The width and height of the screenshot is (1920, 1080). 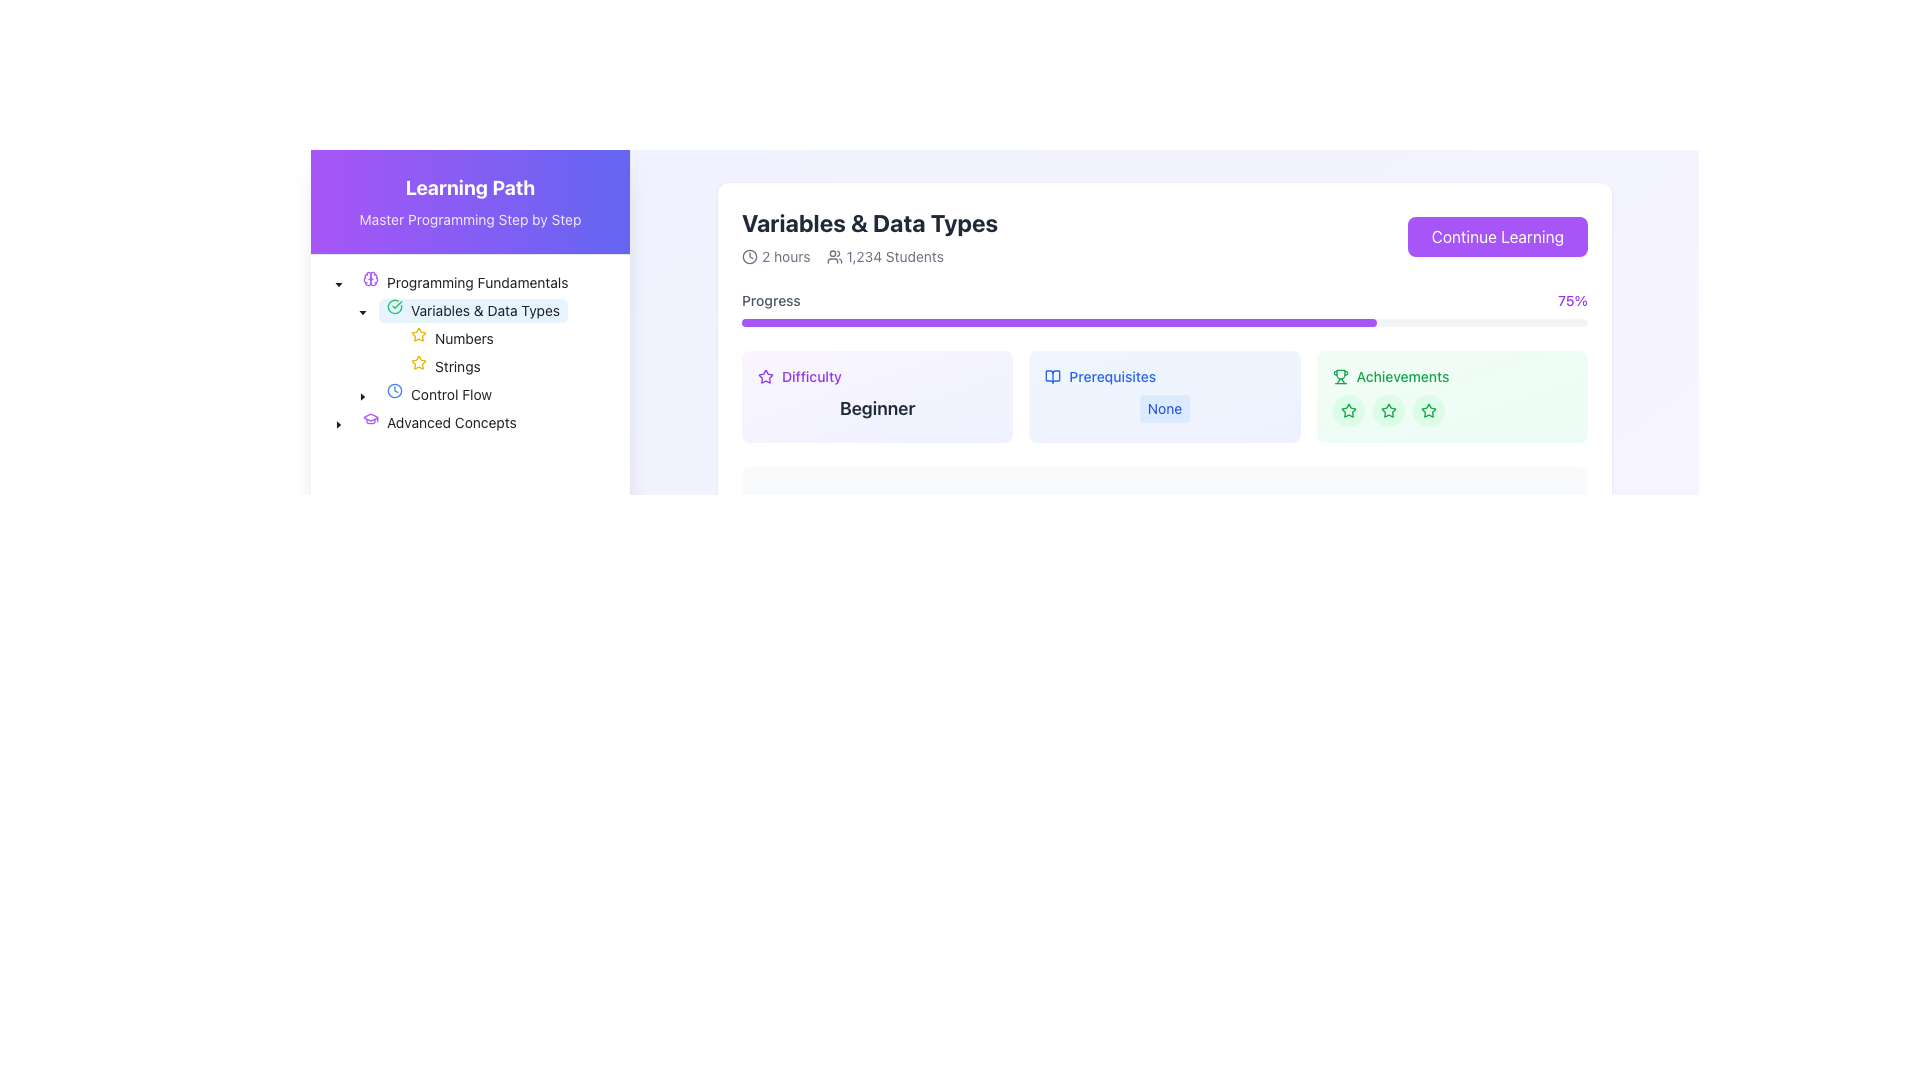 What do you see at coordinates (339, 285) in the screenshot?
I see `the Dropdown expansion indicator (caret icon) located in the left panel under 'Programming Fundamentals'` at bounding box center [339, 285].